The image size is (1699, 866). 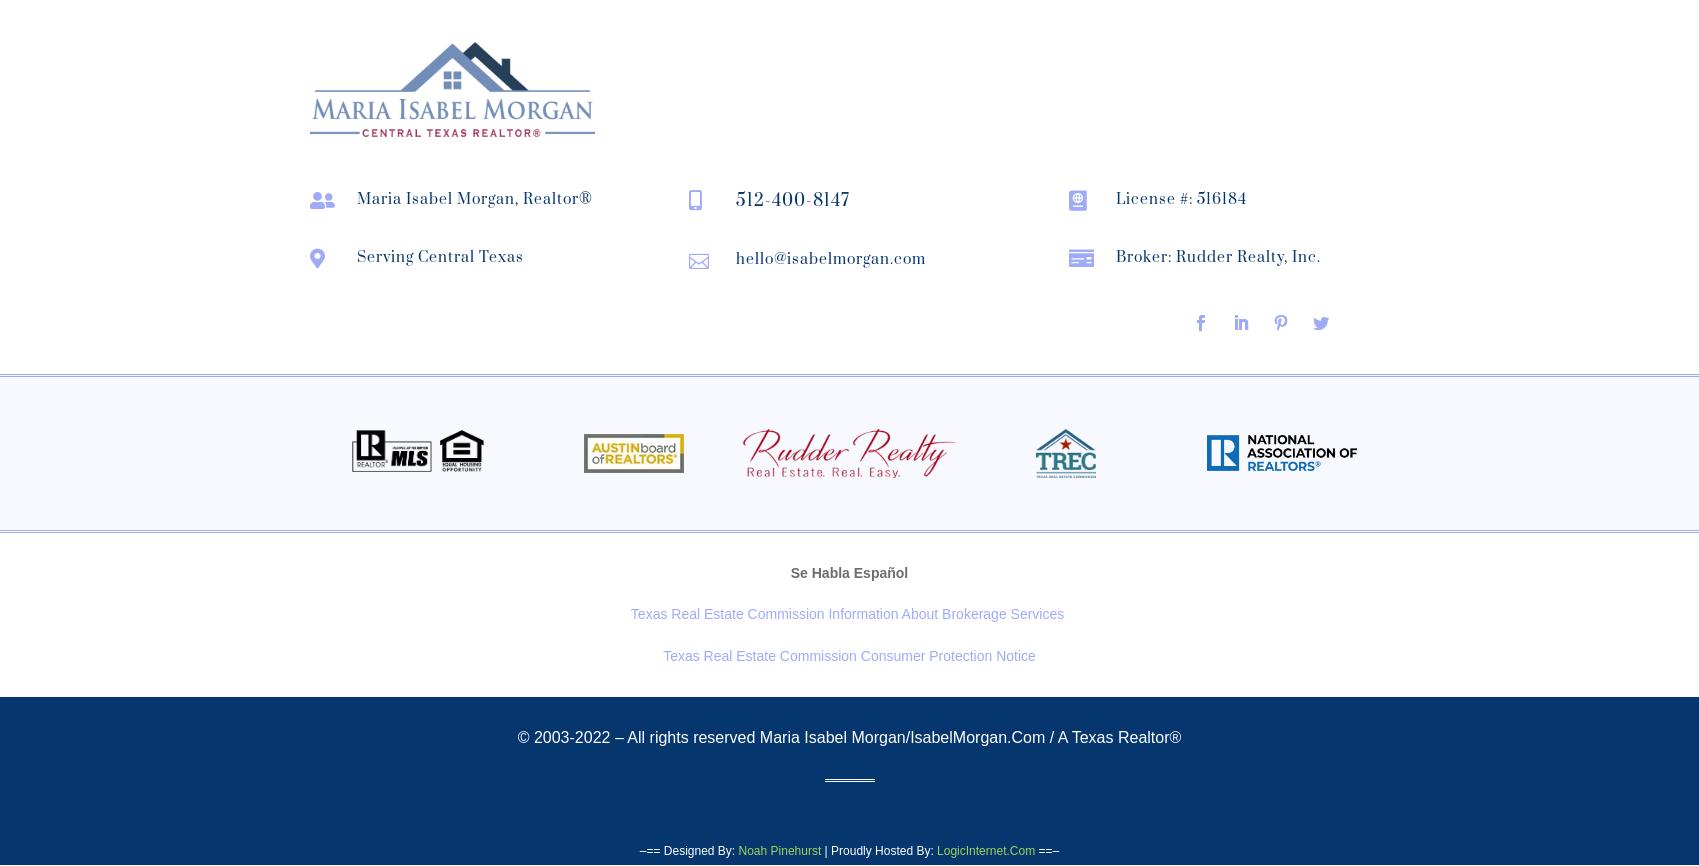 I want to click on '512-400-8147', so click(x=735, y=199).